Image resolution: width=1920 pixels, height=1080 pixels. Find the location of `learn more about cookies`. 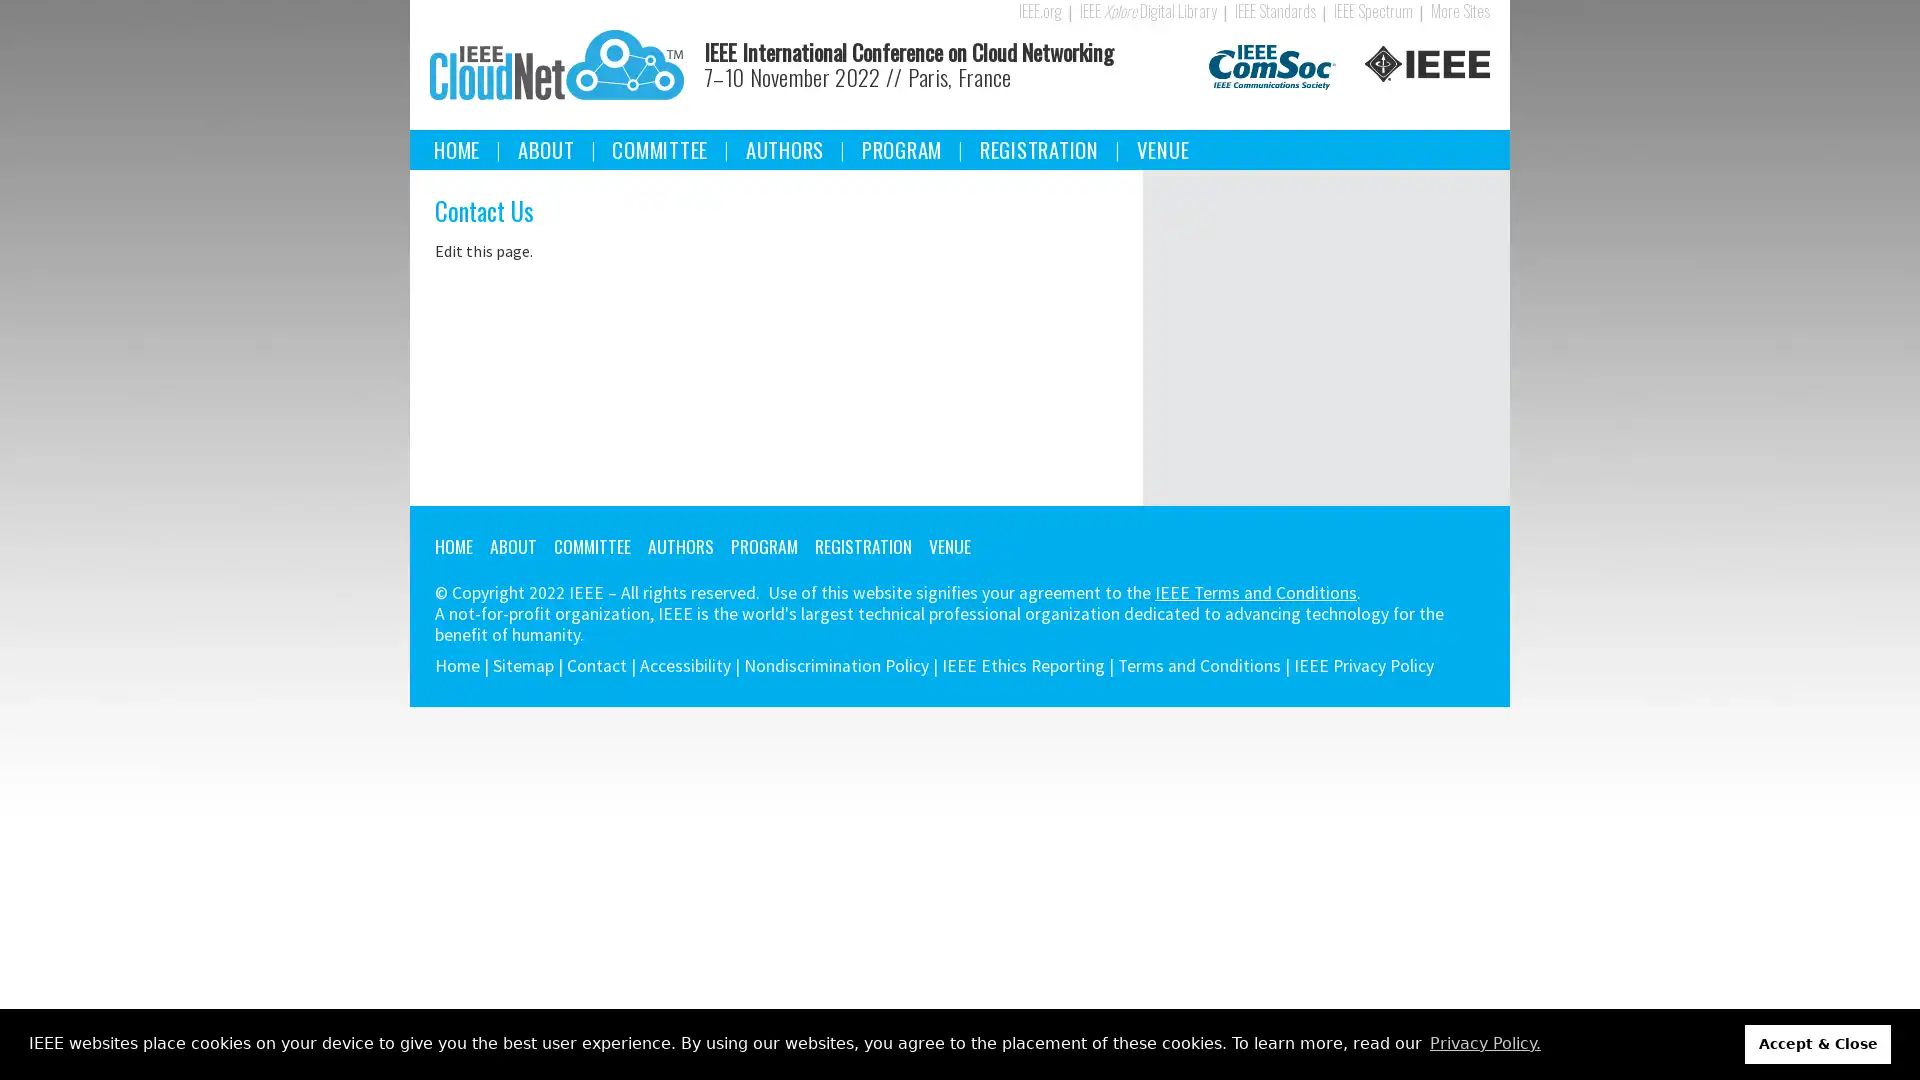

learn more about cookies is located at coordinates (1484, 1043).